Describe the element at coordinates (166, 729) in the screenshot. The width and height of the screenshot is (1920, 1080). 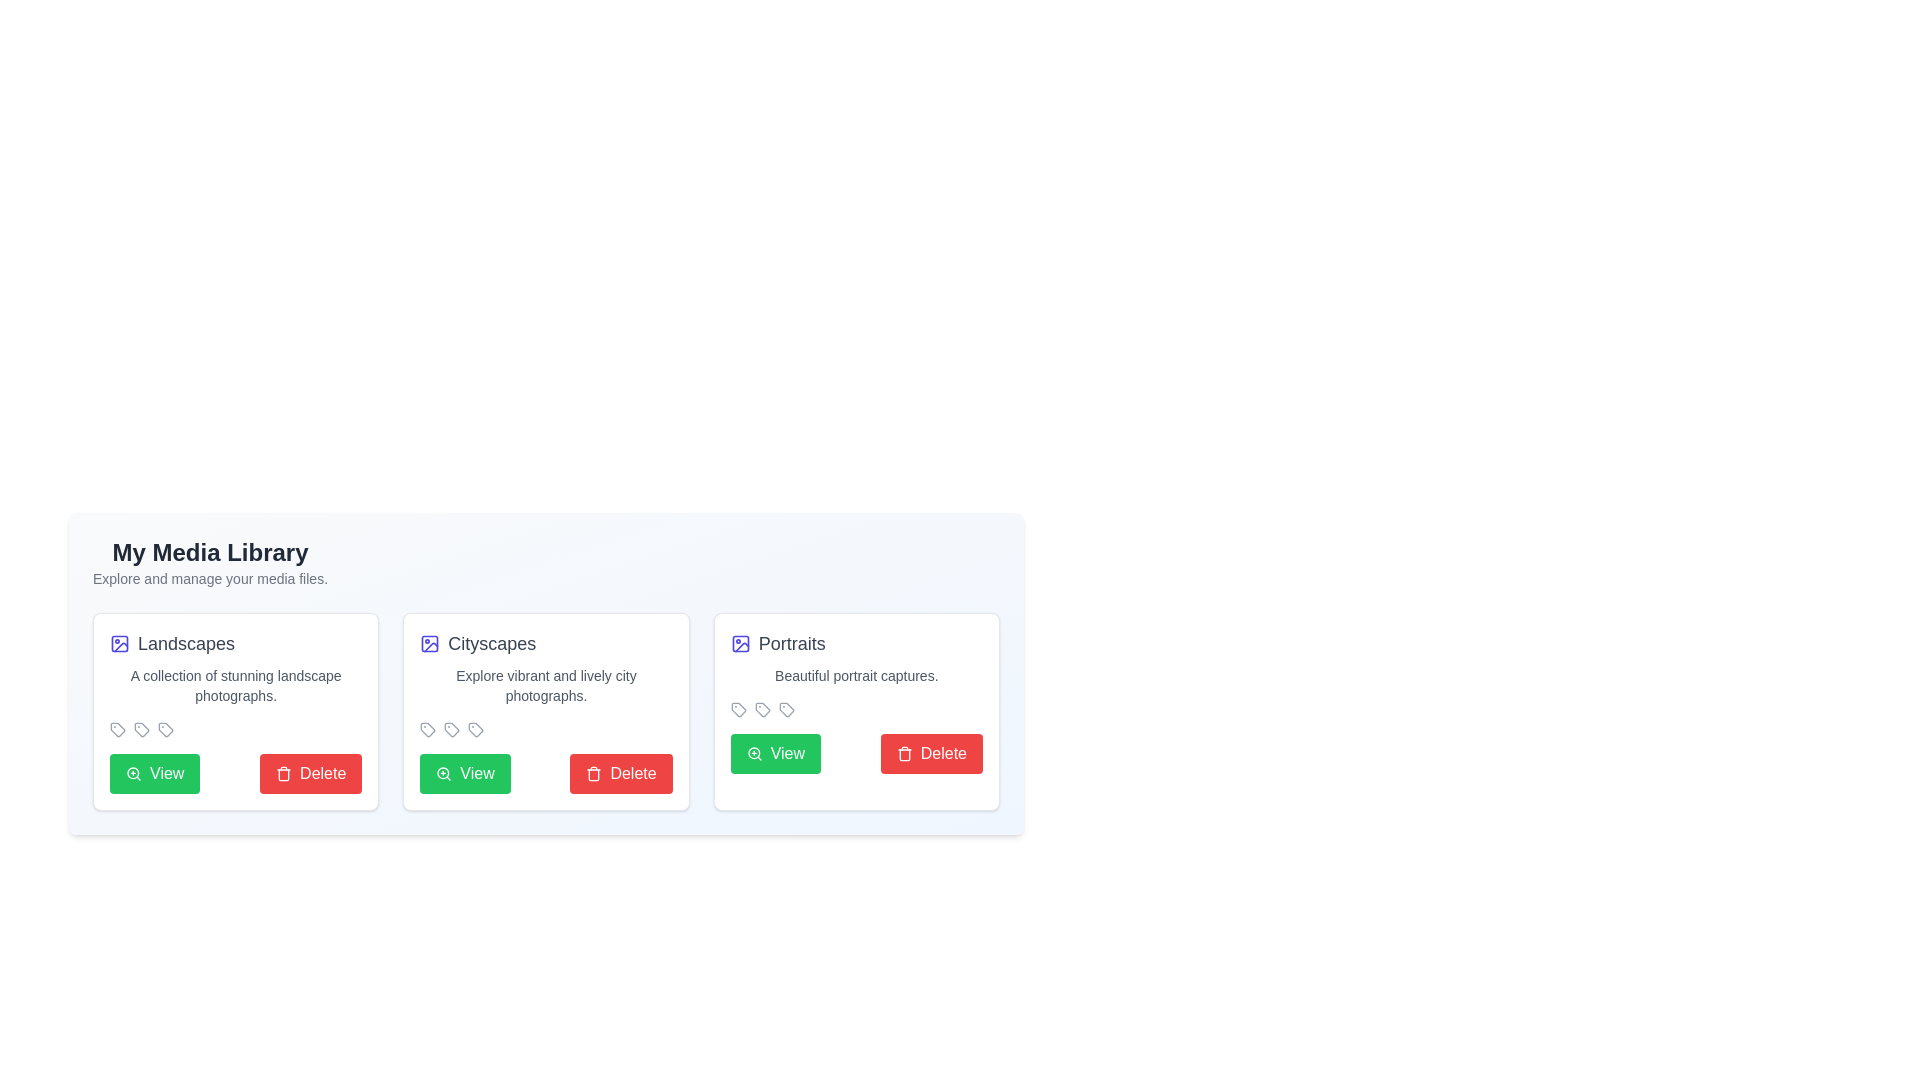
I see `the utility or metadata icon located in the 'Landscapes' card, which is part of the row of small utility icons below the main description text` at that location.